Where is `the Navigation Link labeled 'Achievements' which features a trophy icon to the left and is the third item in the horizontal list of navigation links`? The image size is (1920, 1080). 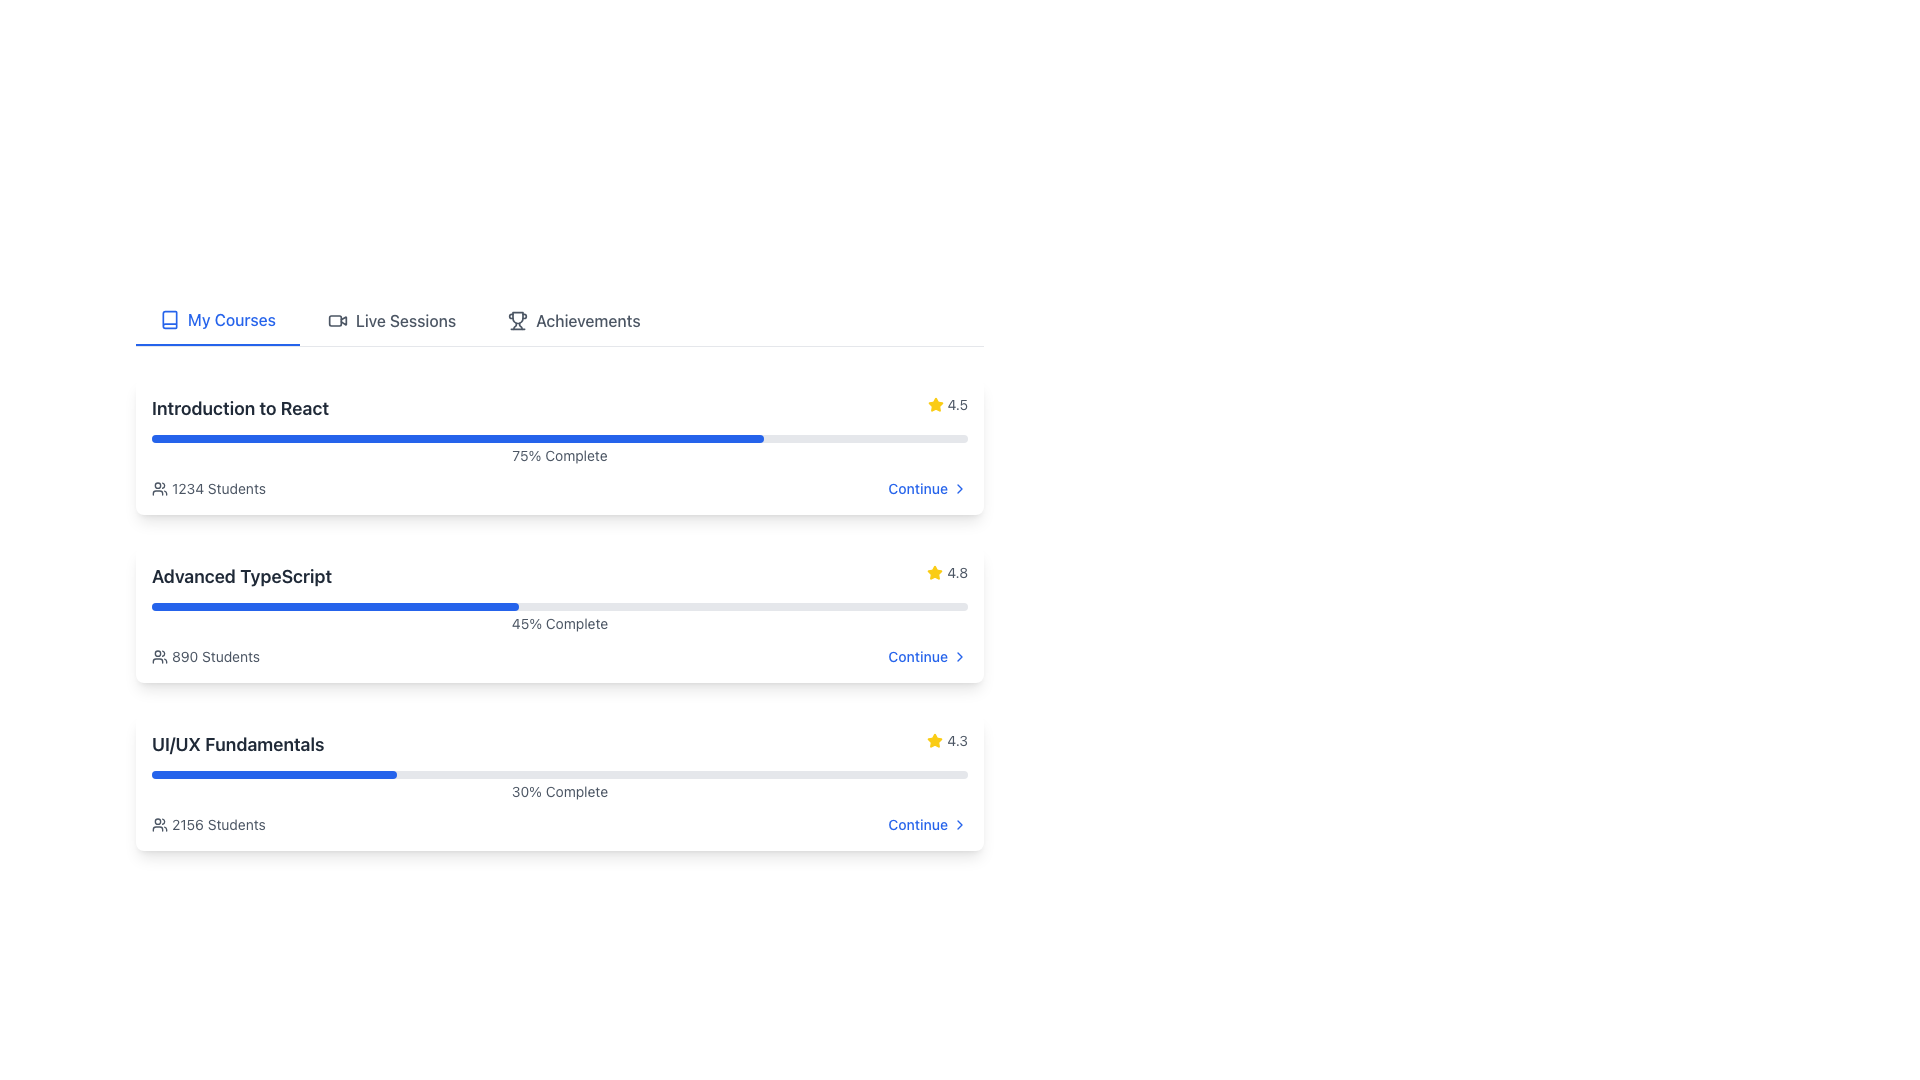
the Navigation Link labeled 'Achievements' which features a trophy icon to the left and is the third item in the horizontal list of navigation links is located at coordinates (573, 319).